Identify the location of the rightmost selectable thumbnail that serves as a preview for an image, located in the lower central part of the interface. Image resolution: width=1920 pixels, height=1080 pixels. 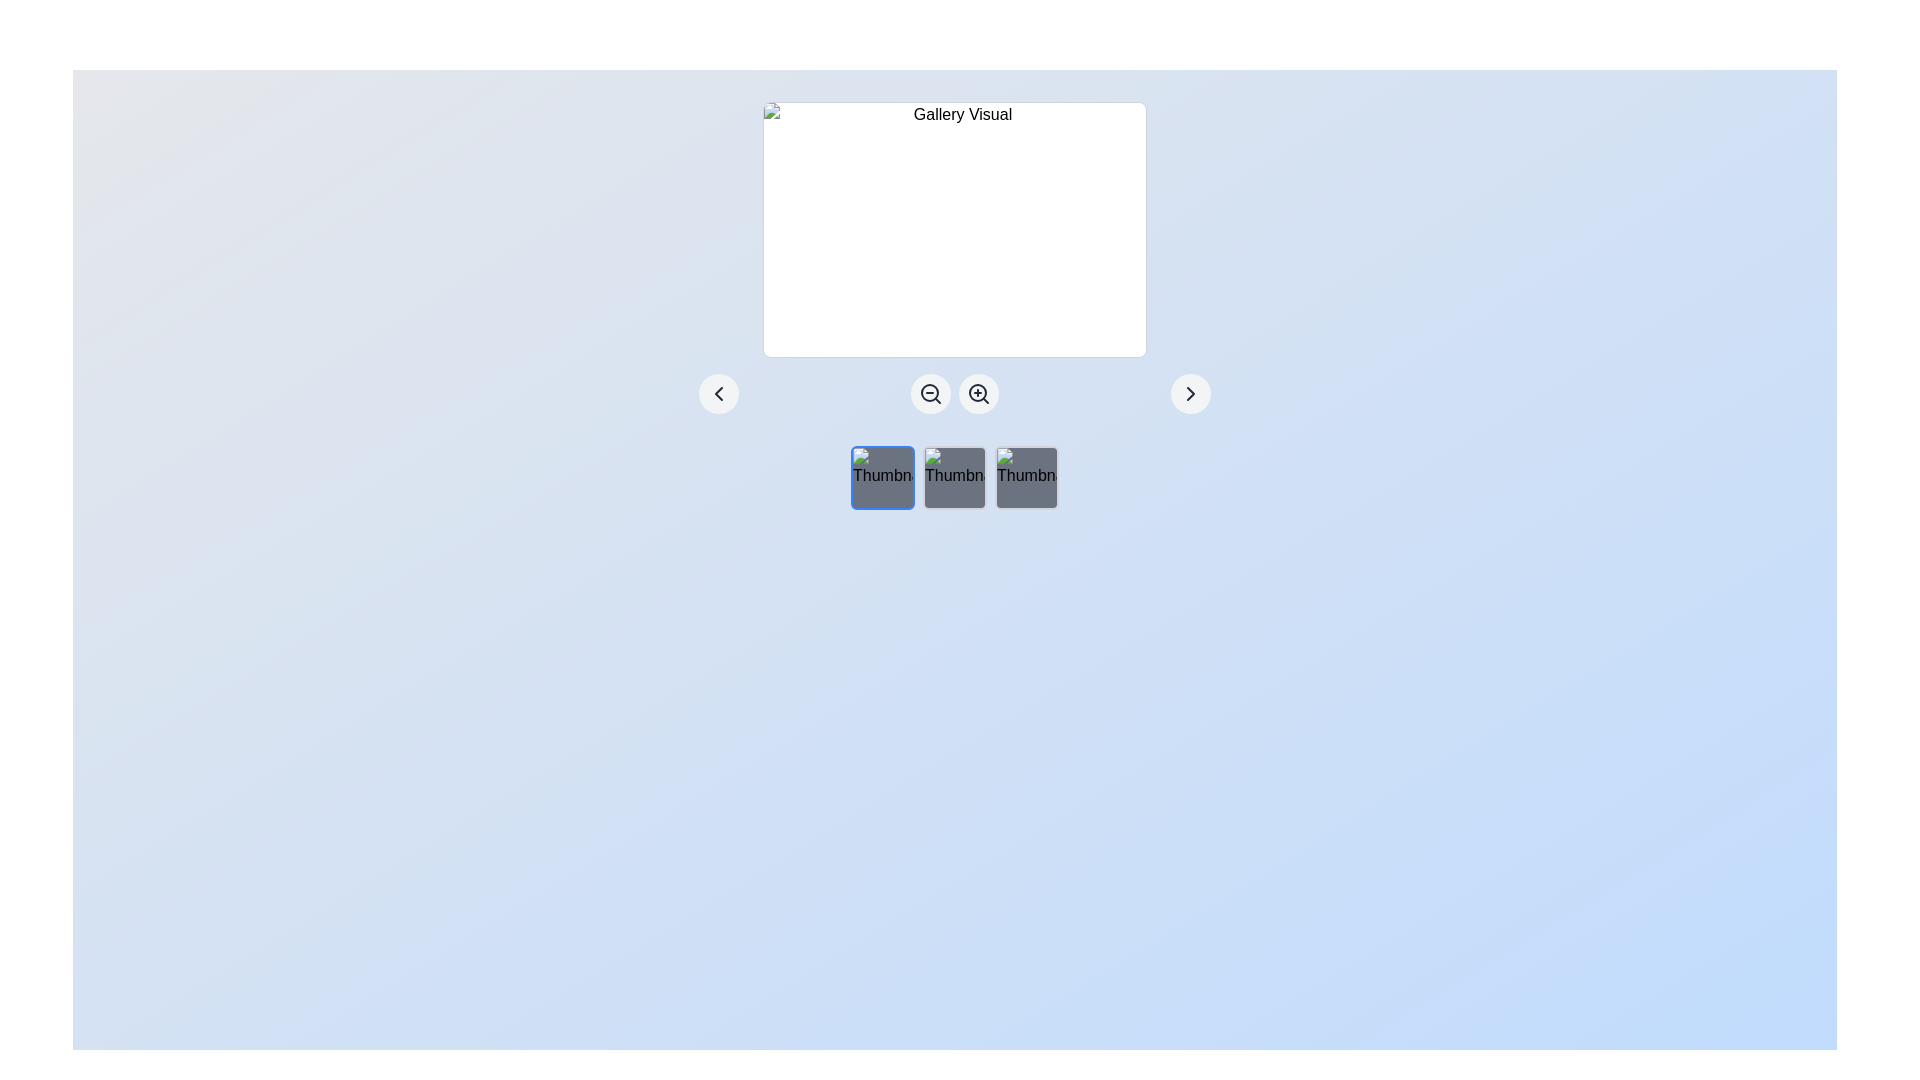
(1027, 478).